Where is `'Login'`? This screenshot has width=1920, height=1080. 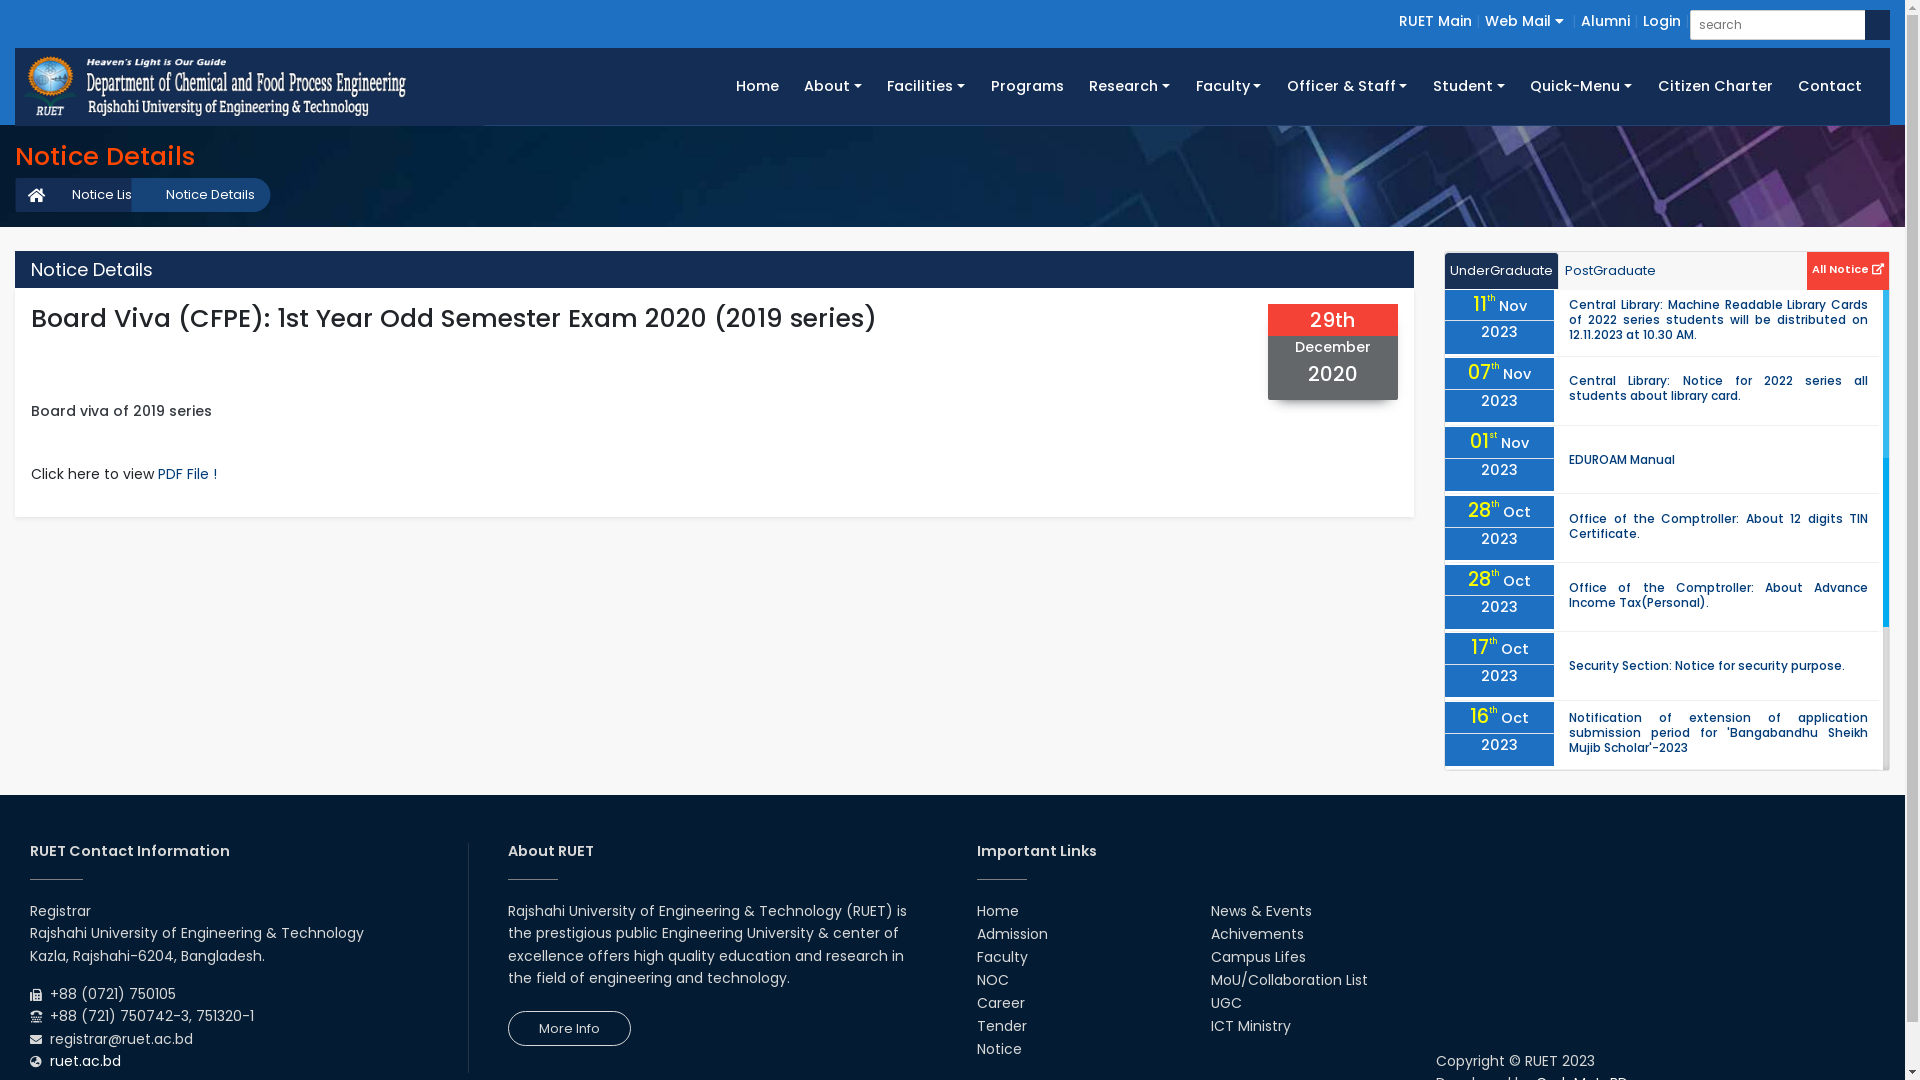 'Login' is located at coordinates (1661, 20).